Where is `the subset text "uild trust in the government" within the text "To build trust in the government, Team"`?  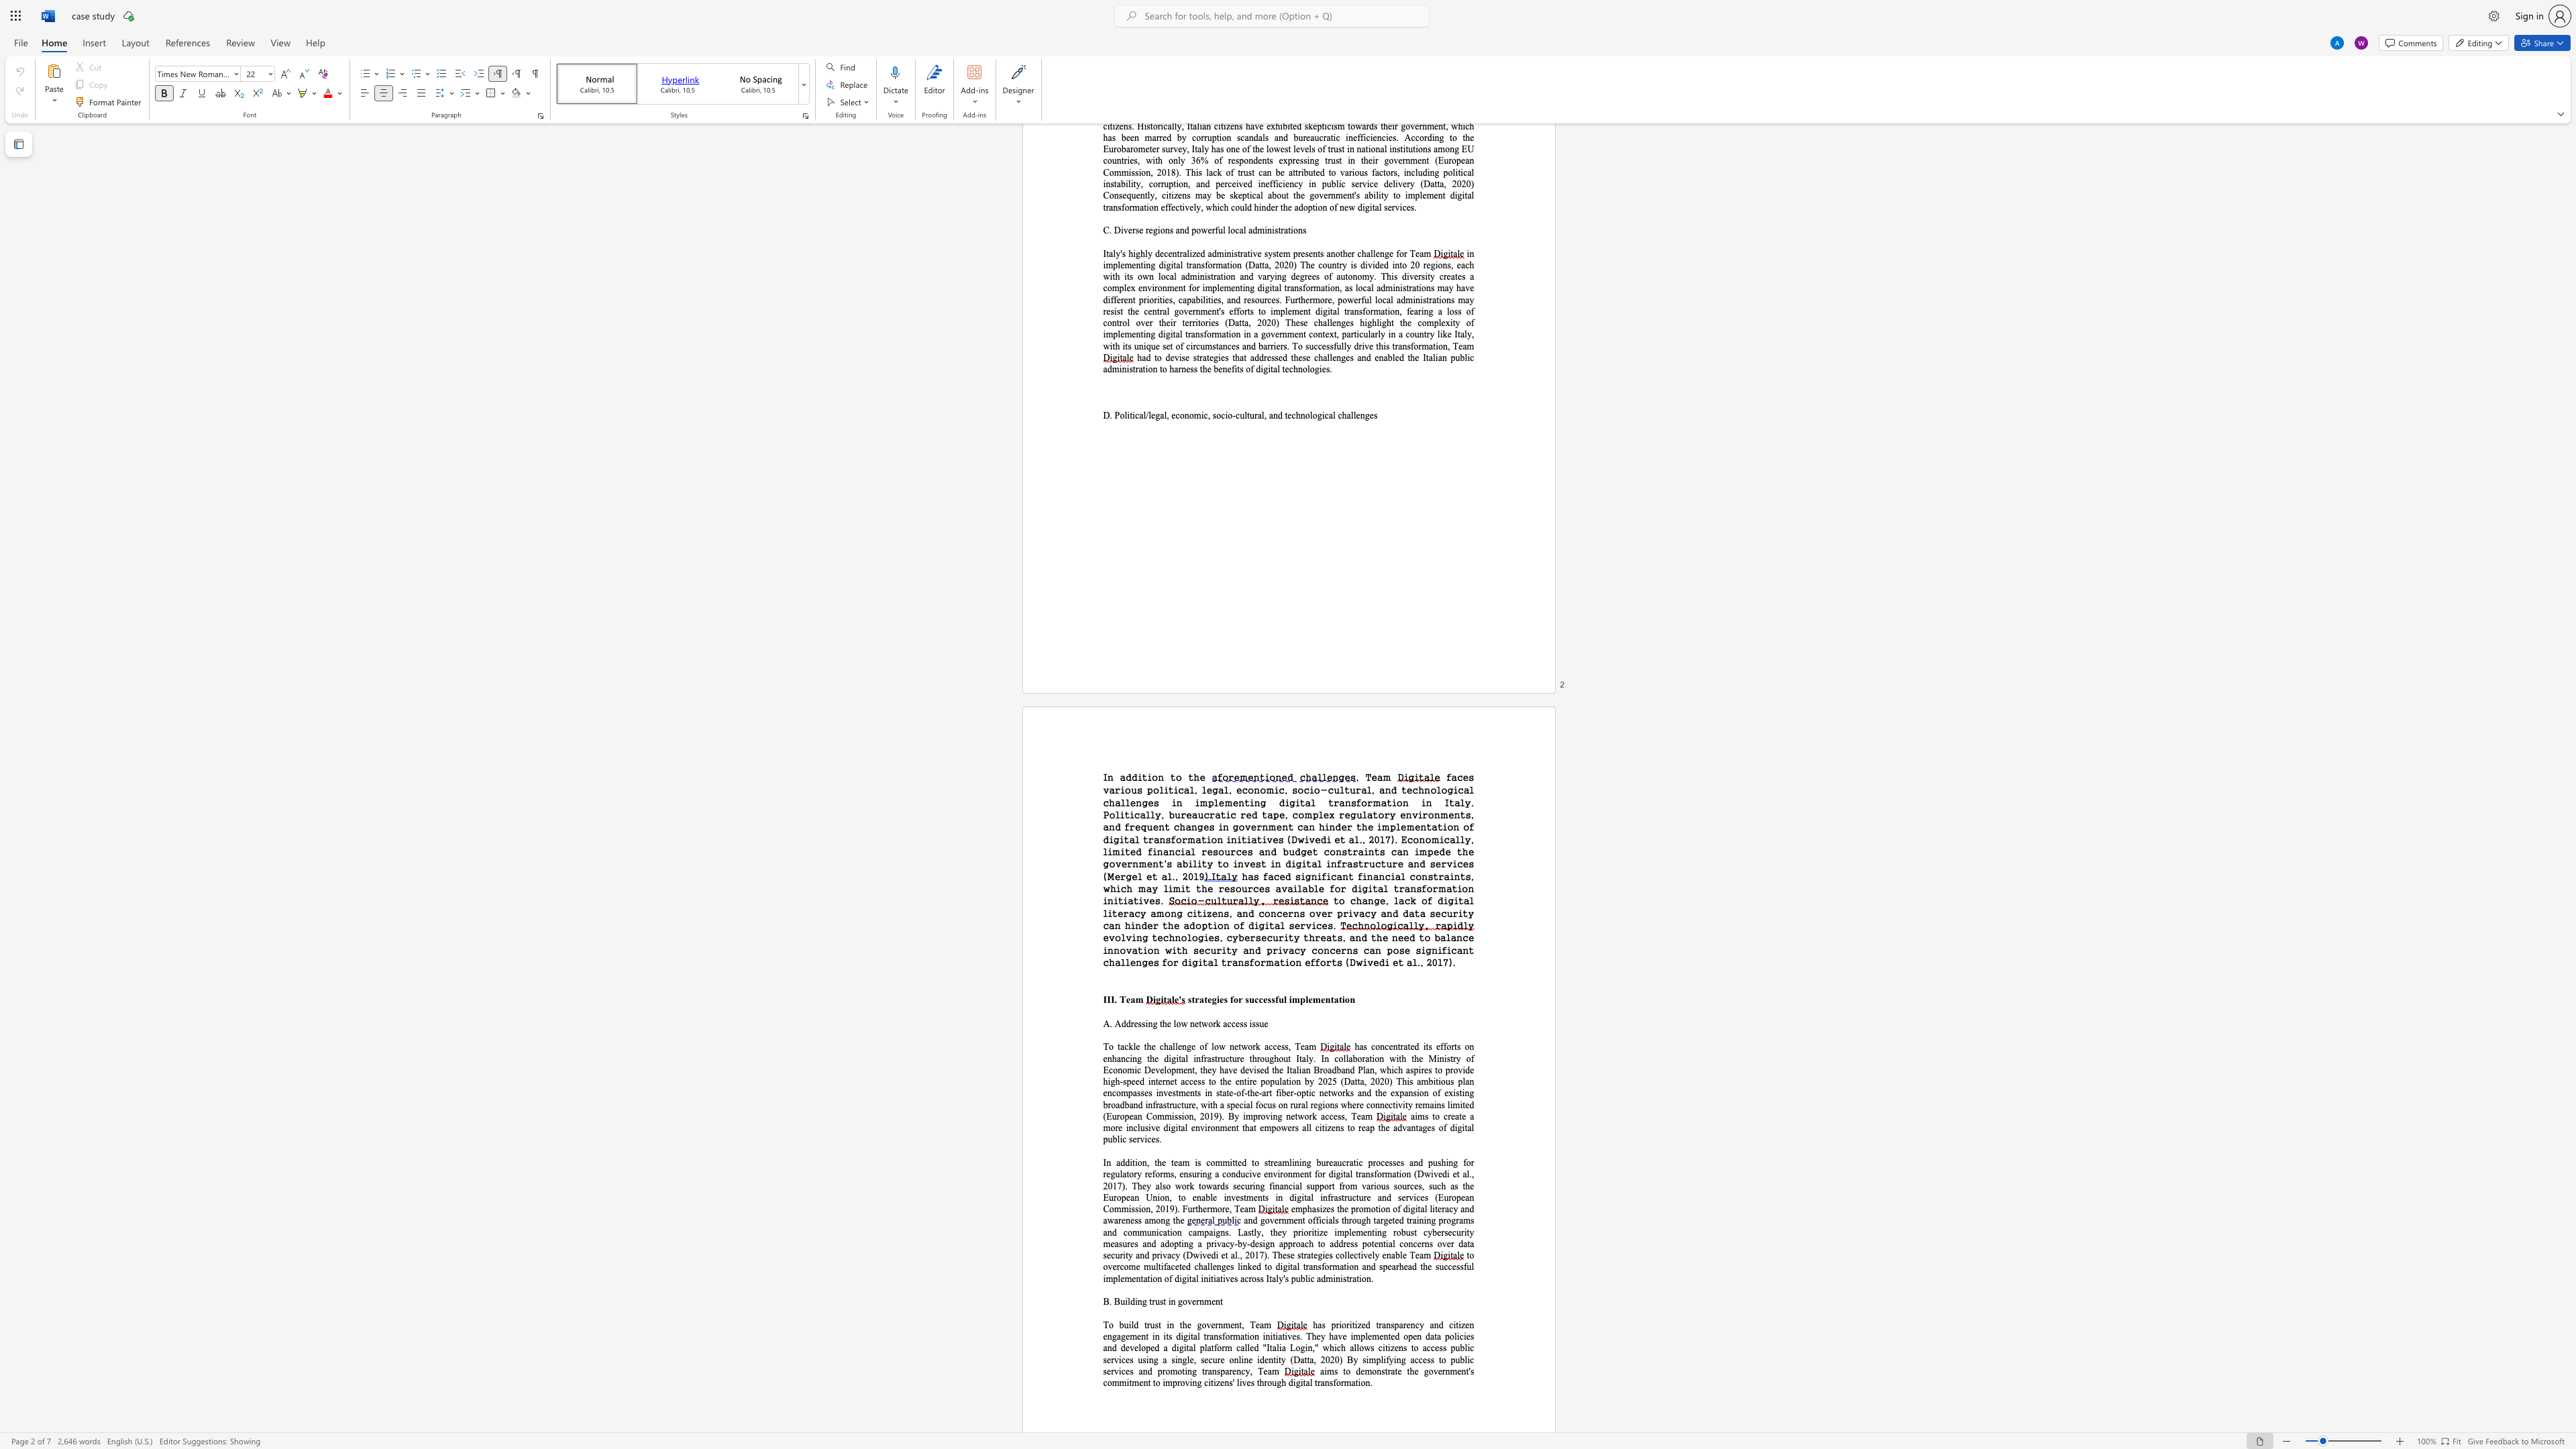 the subset text "uild trust in the government" within the text "To build trust in the government, Team" is located at coordinates (1123, 1324).